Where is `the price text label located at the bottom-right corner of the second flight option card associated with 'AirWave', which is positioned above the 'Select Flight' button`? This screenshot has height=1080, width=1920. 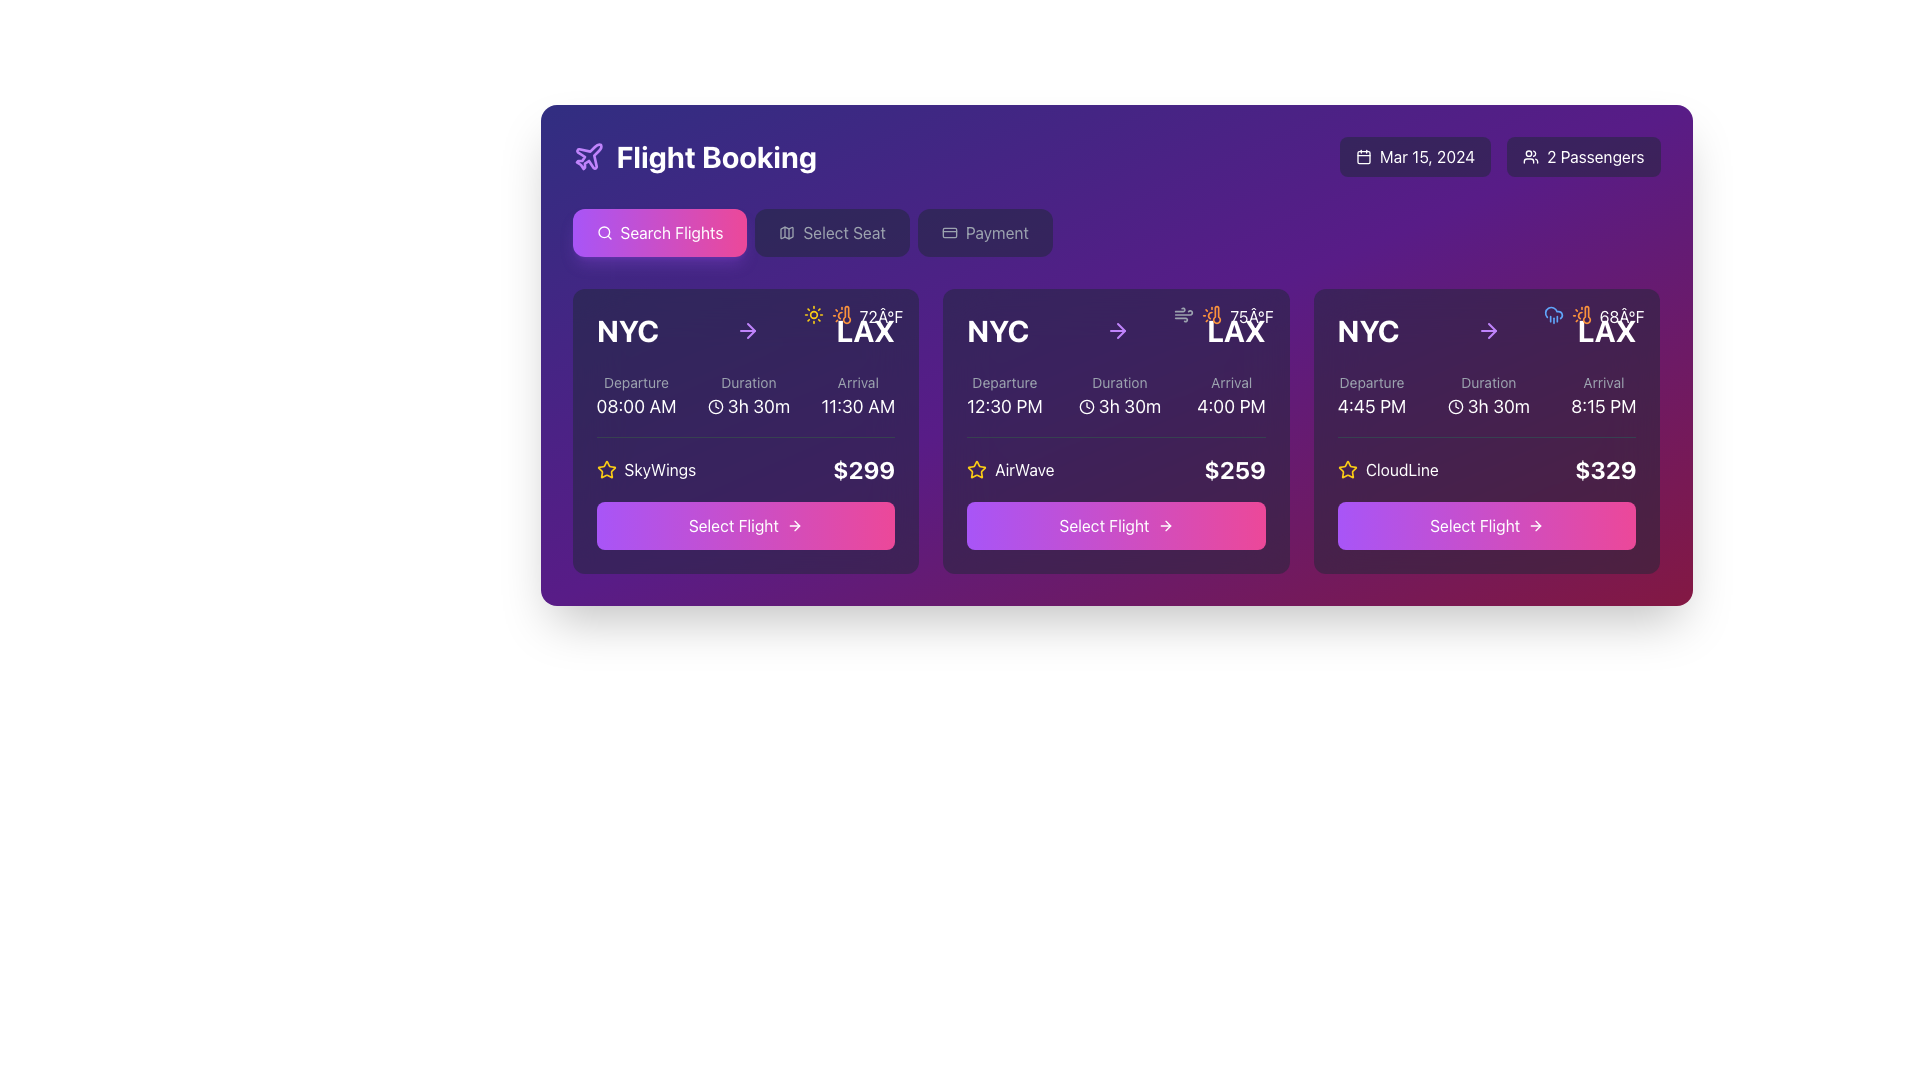
the price text label located at the bottom-right corner of the second flight option card associated with 'AirWave', which is positioned above the 'Select Flight' button is located at coordinates (1234, 470).